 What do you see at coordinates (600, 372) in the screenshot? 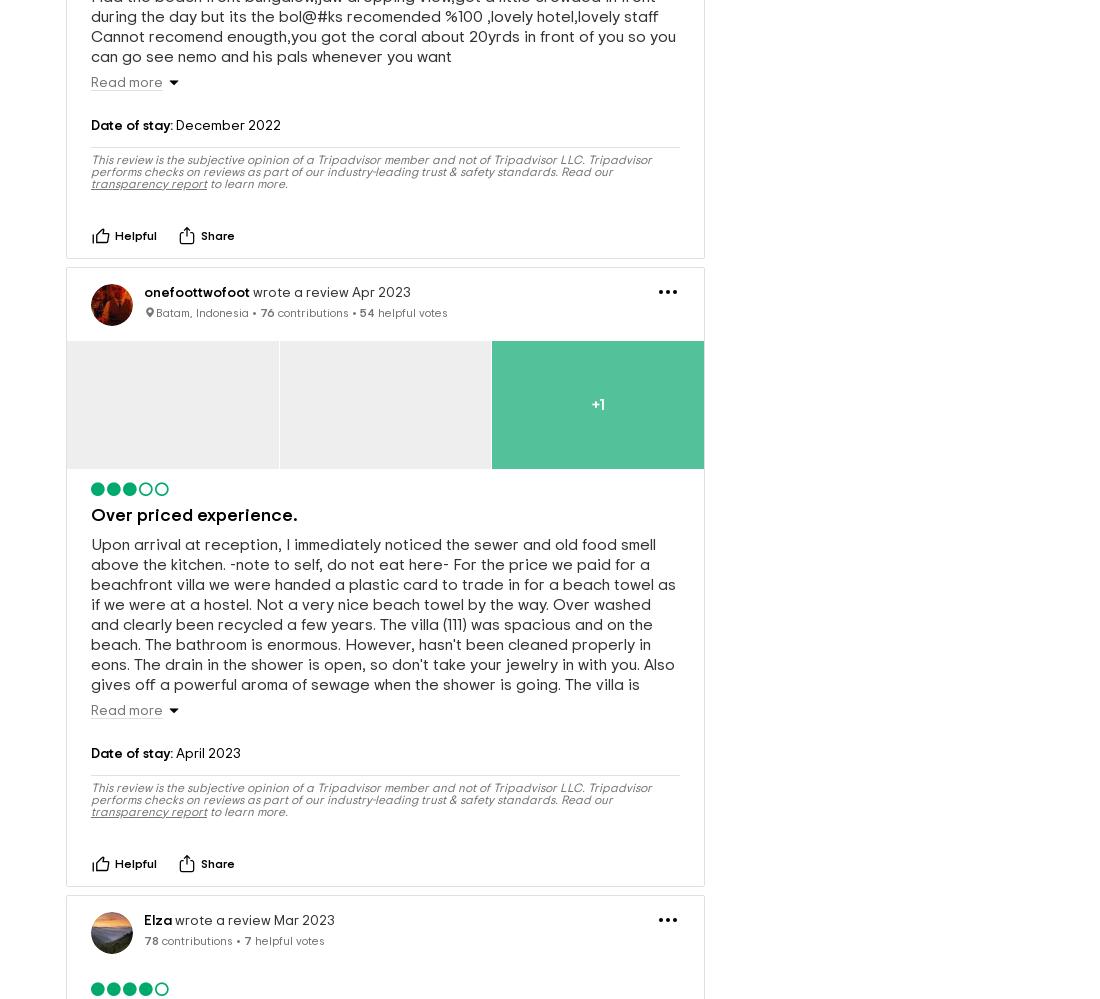
I see `'1'` at bounding box center [600, 372].